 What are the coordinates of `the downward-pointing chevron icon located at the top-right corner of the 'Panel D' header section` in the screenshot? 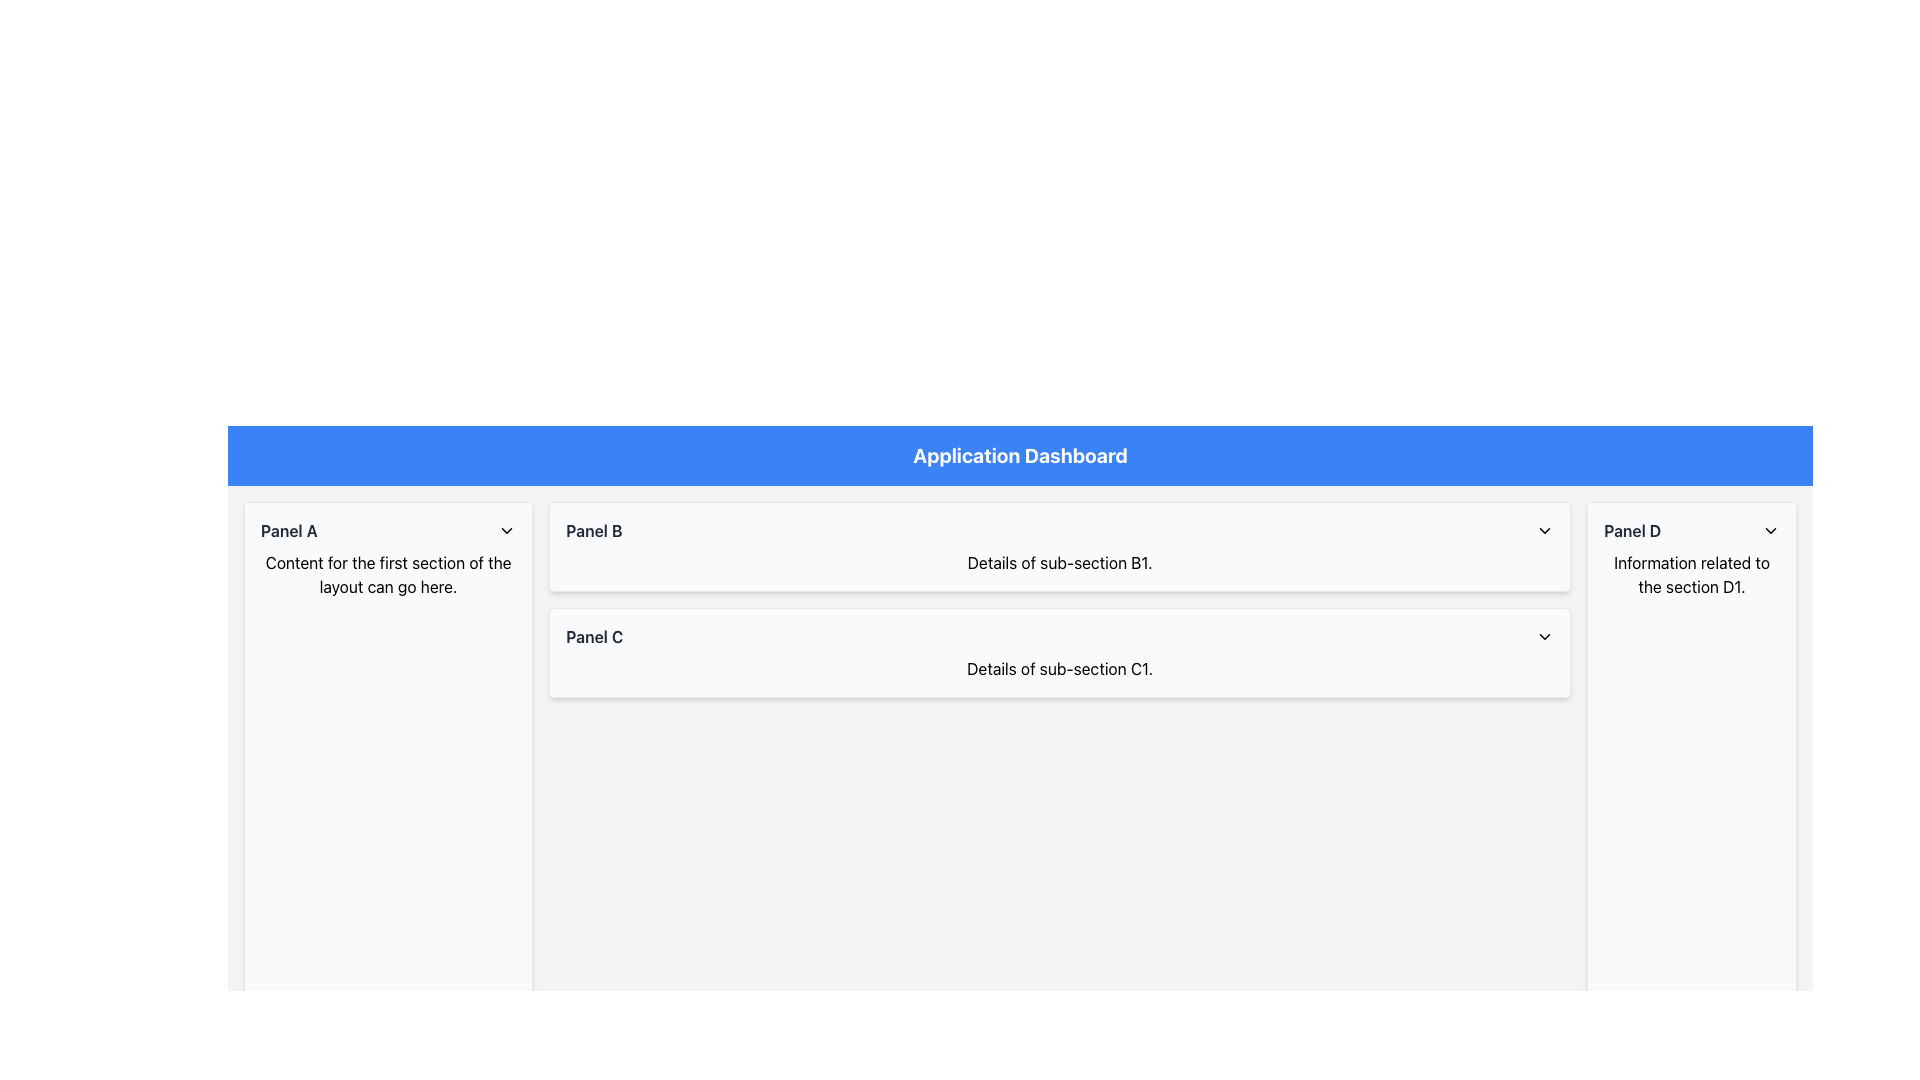 It's located at (1771, 530).